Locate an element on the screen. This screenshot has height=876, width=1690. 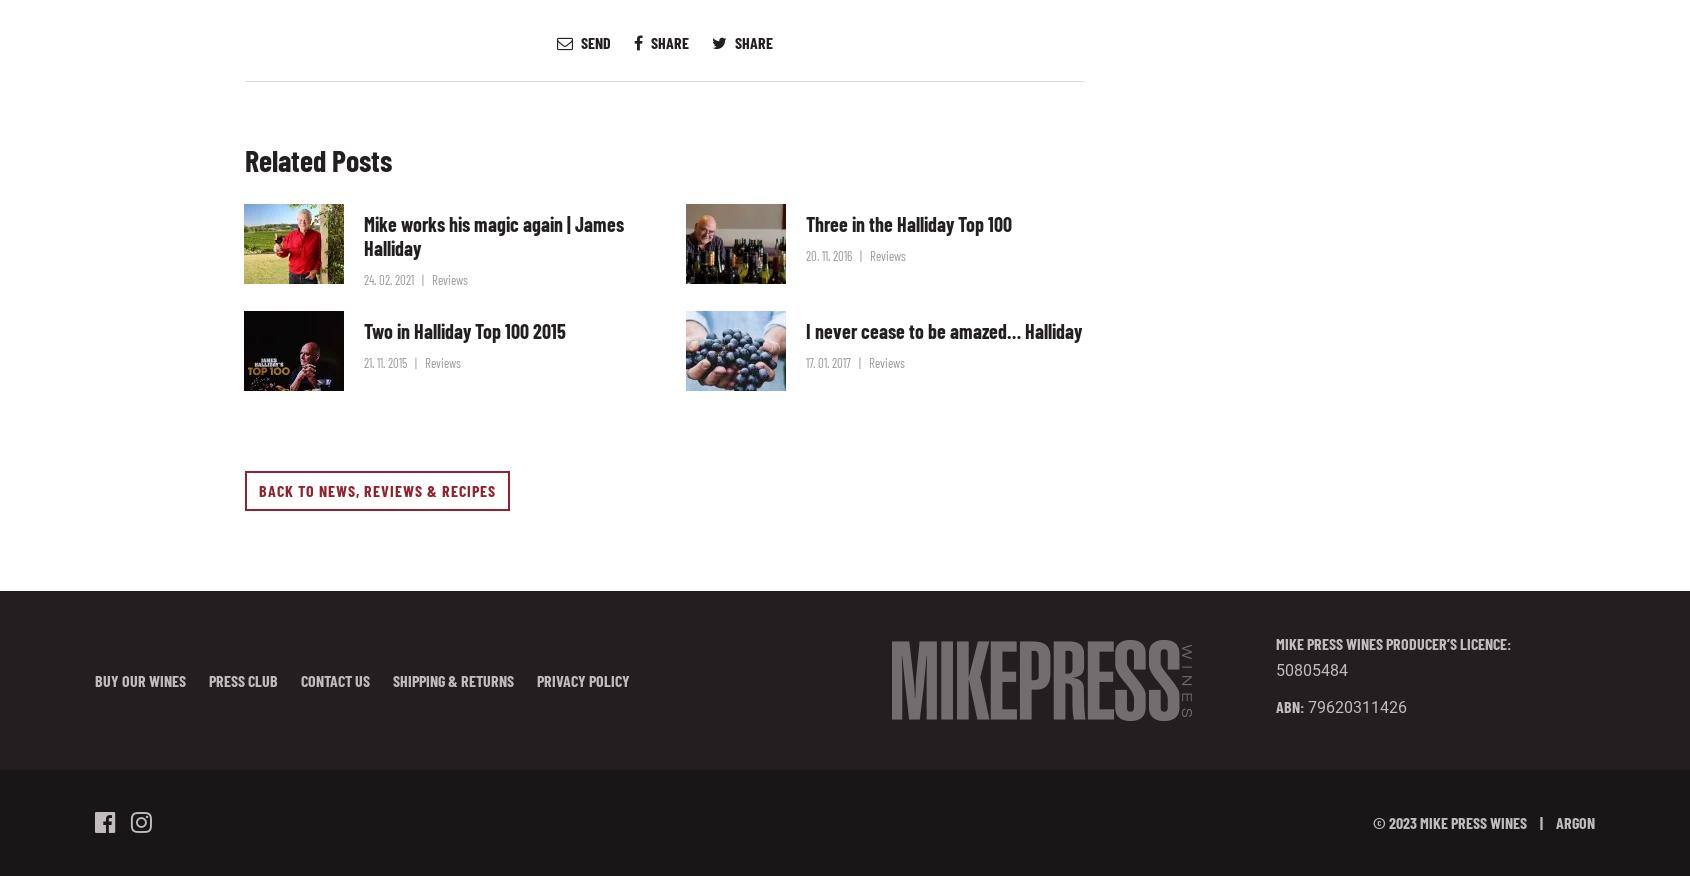
'Related Posts' is located at coordinates (244, 158).